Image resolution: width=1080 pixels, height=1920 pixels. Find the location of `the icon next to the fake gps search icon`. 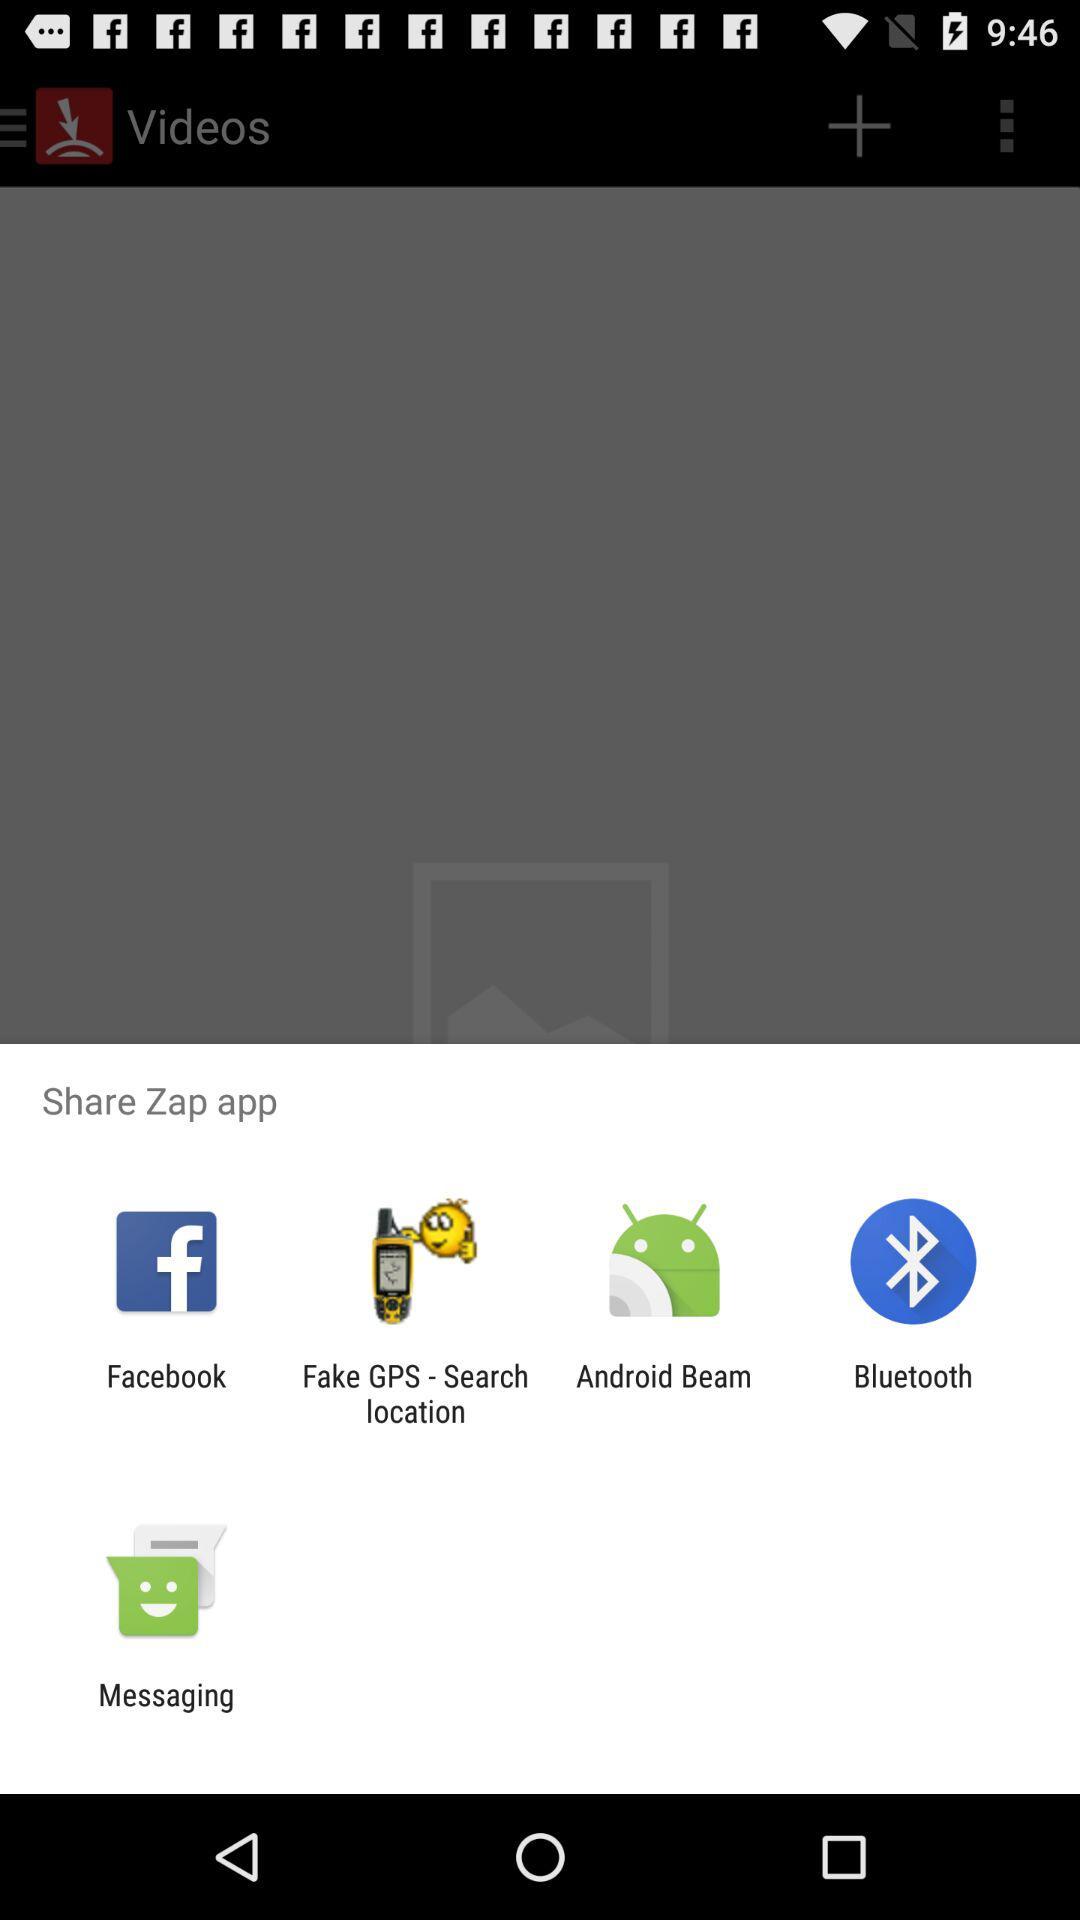

the icon next to the fake gps search icon is located at coordinates (664, 1392).